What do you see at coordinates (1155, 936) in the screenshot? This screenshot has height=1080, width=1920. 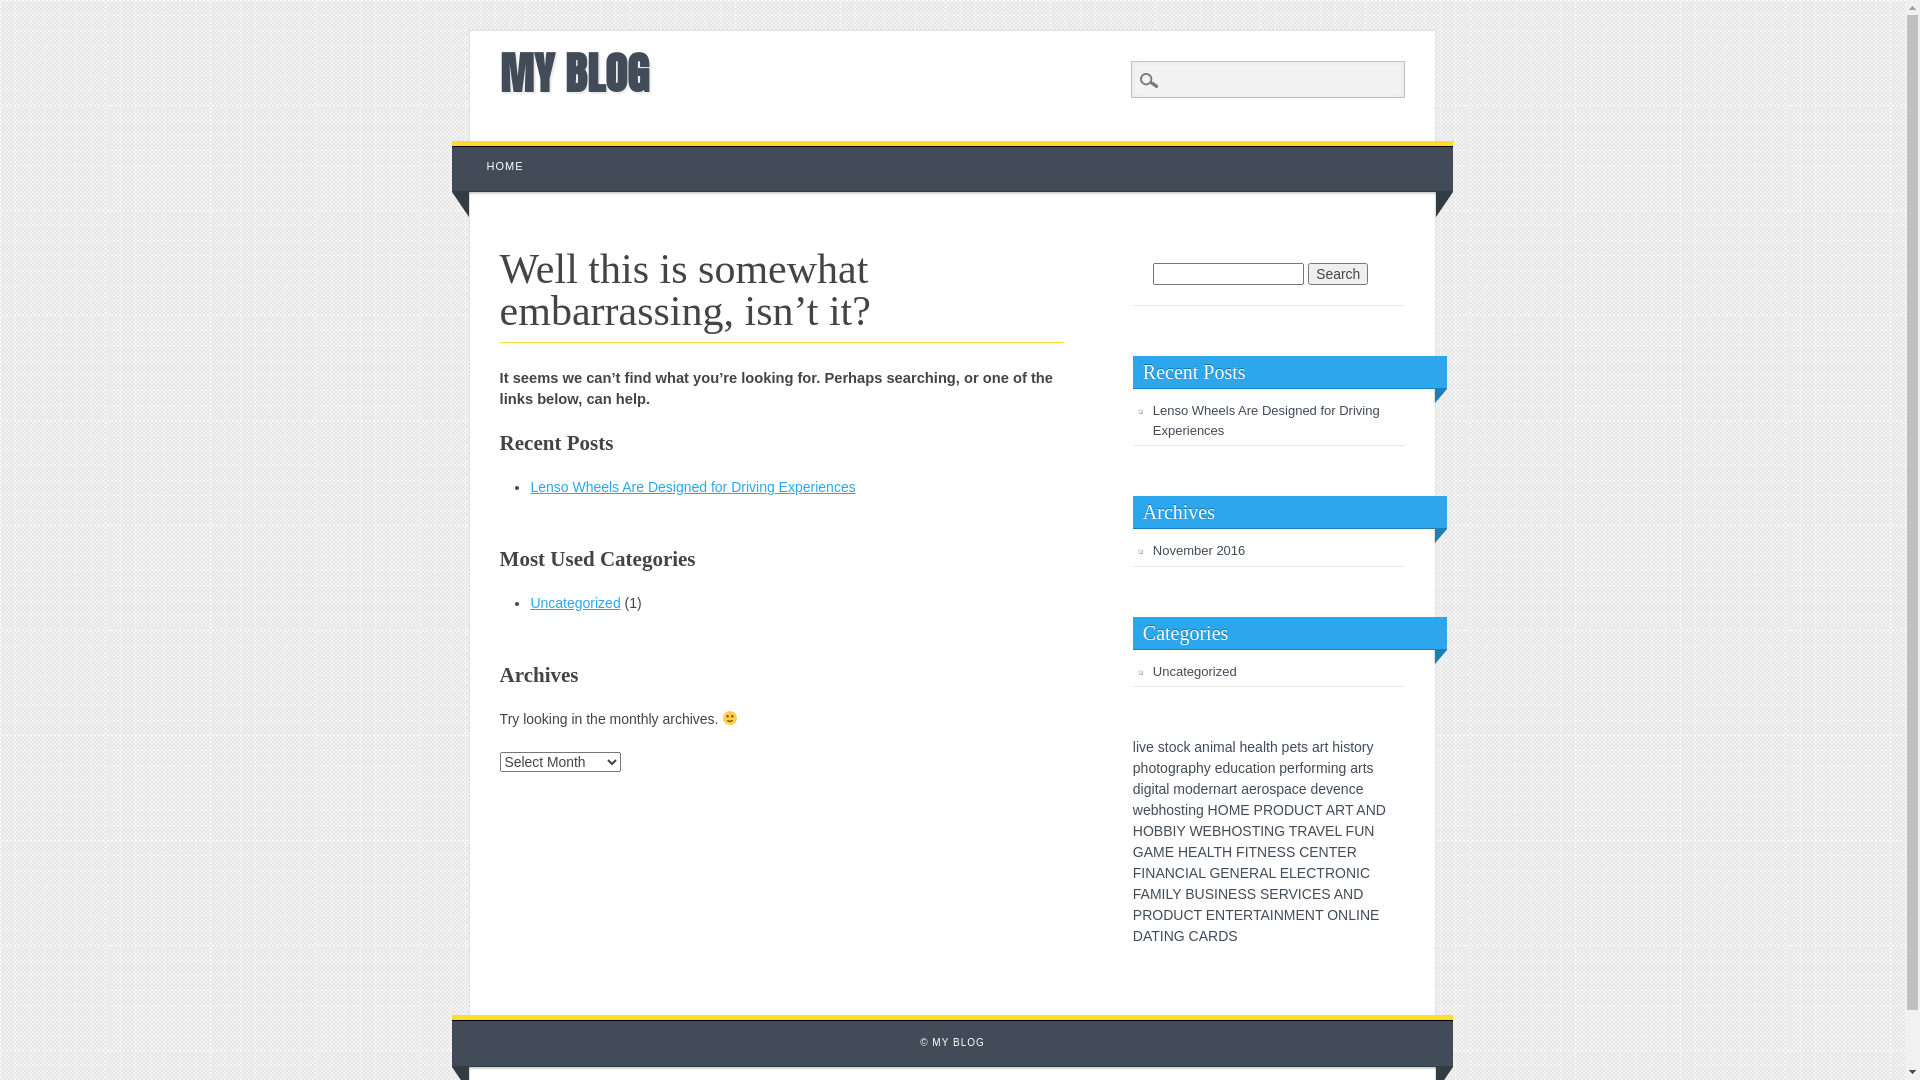 I see `'T'` at bounding box center [1155, 936].